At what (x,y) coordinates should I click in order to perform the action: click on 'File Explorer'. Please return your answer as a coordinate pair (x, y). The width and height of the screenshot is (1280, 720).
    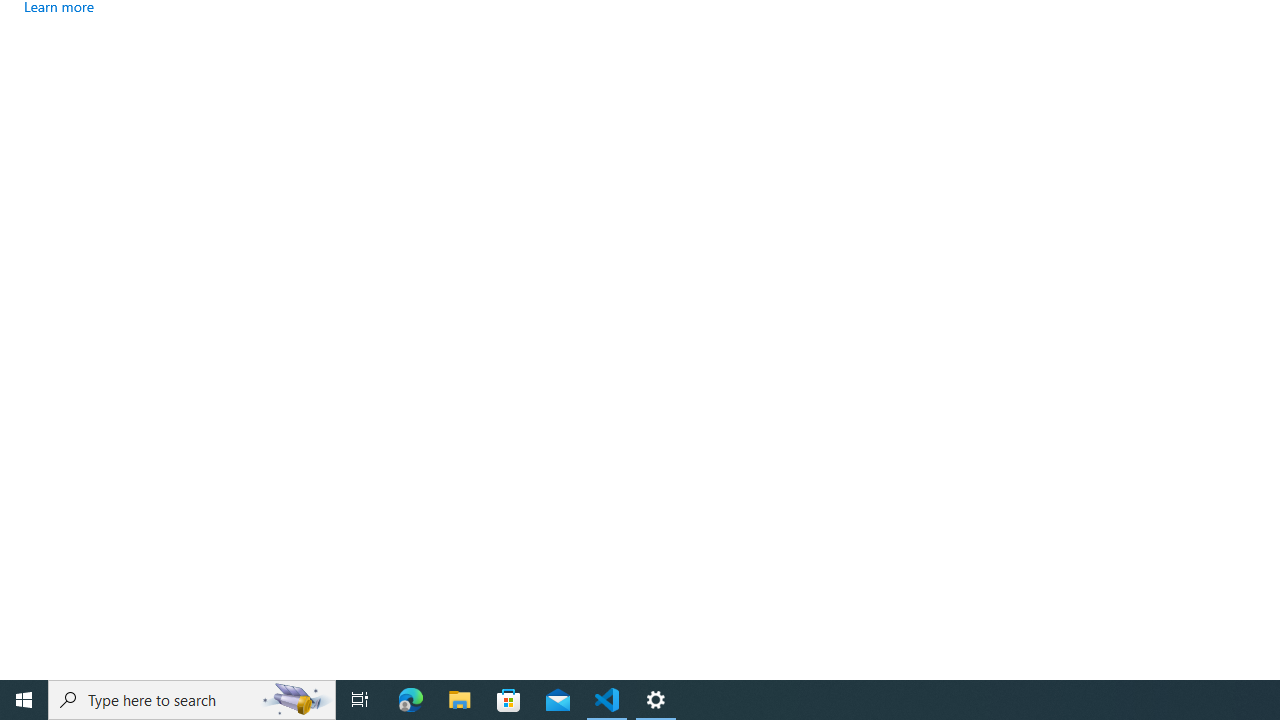
    Looking at the image, I should click on (459, 698).